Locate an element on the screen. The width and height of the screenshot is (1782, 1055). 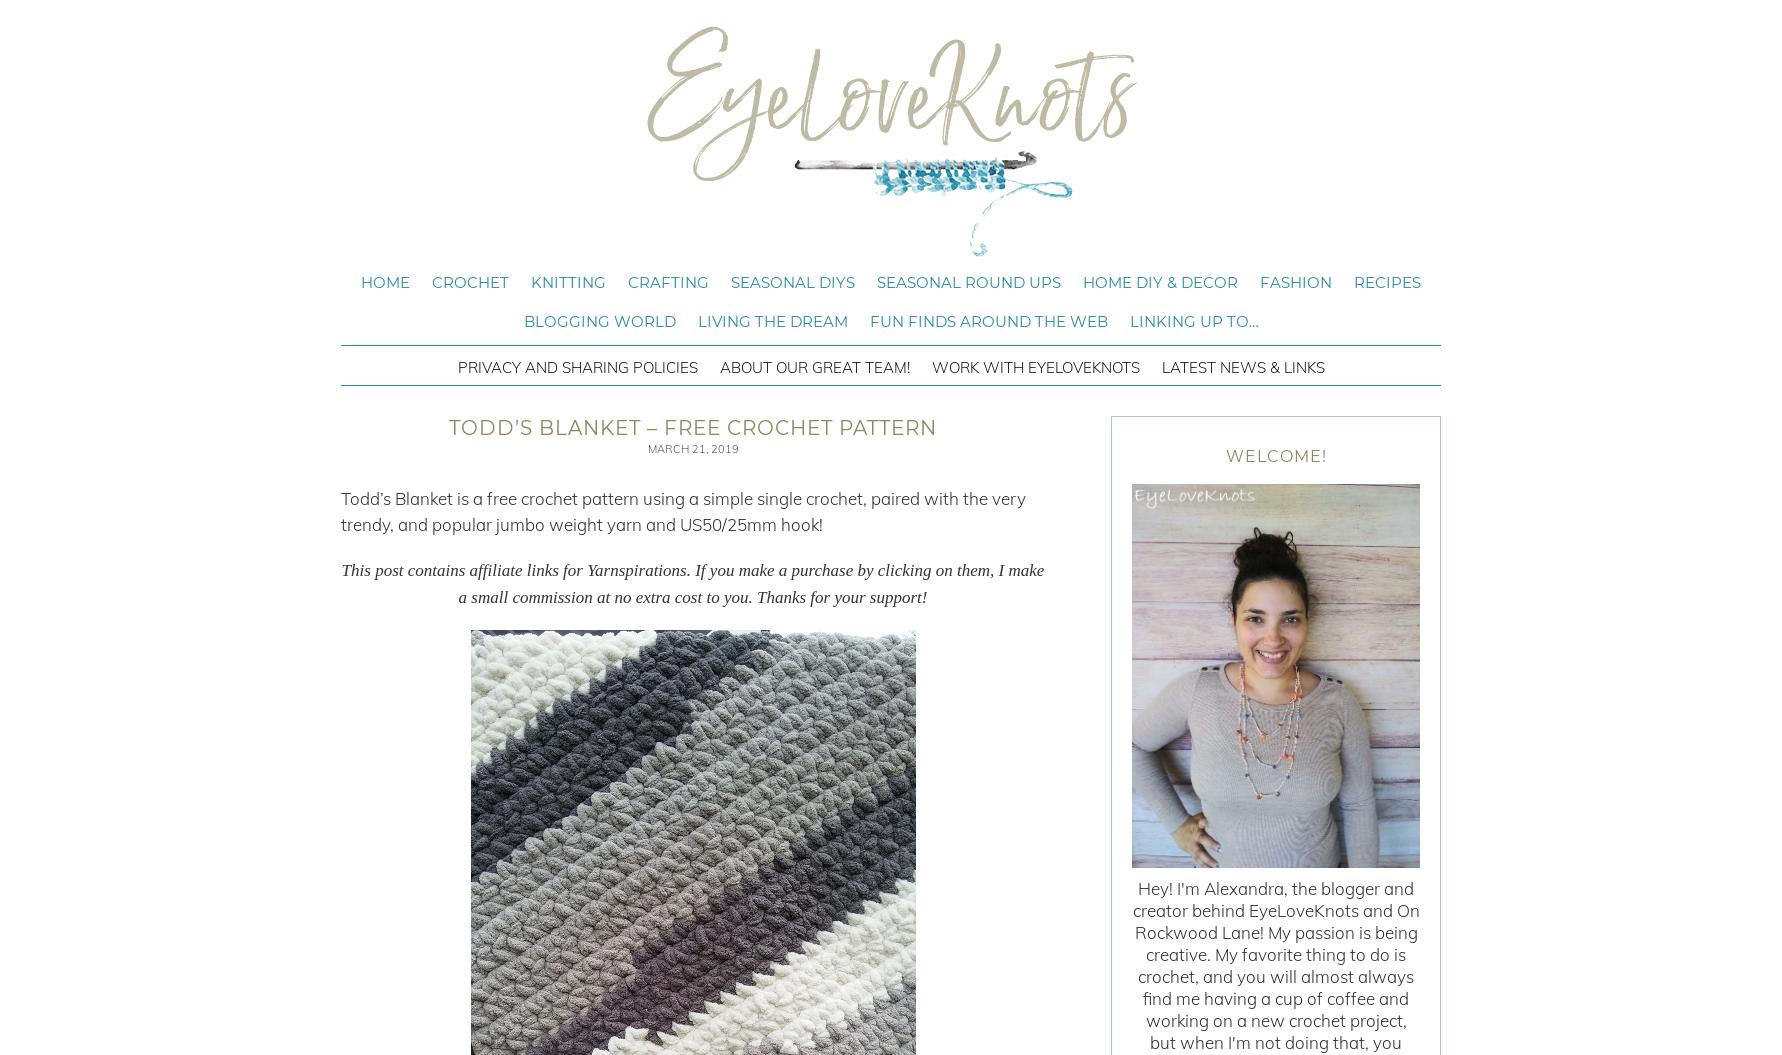
'Fashion' is located at coordinates (1296, 282).